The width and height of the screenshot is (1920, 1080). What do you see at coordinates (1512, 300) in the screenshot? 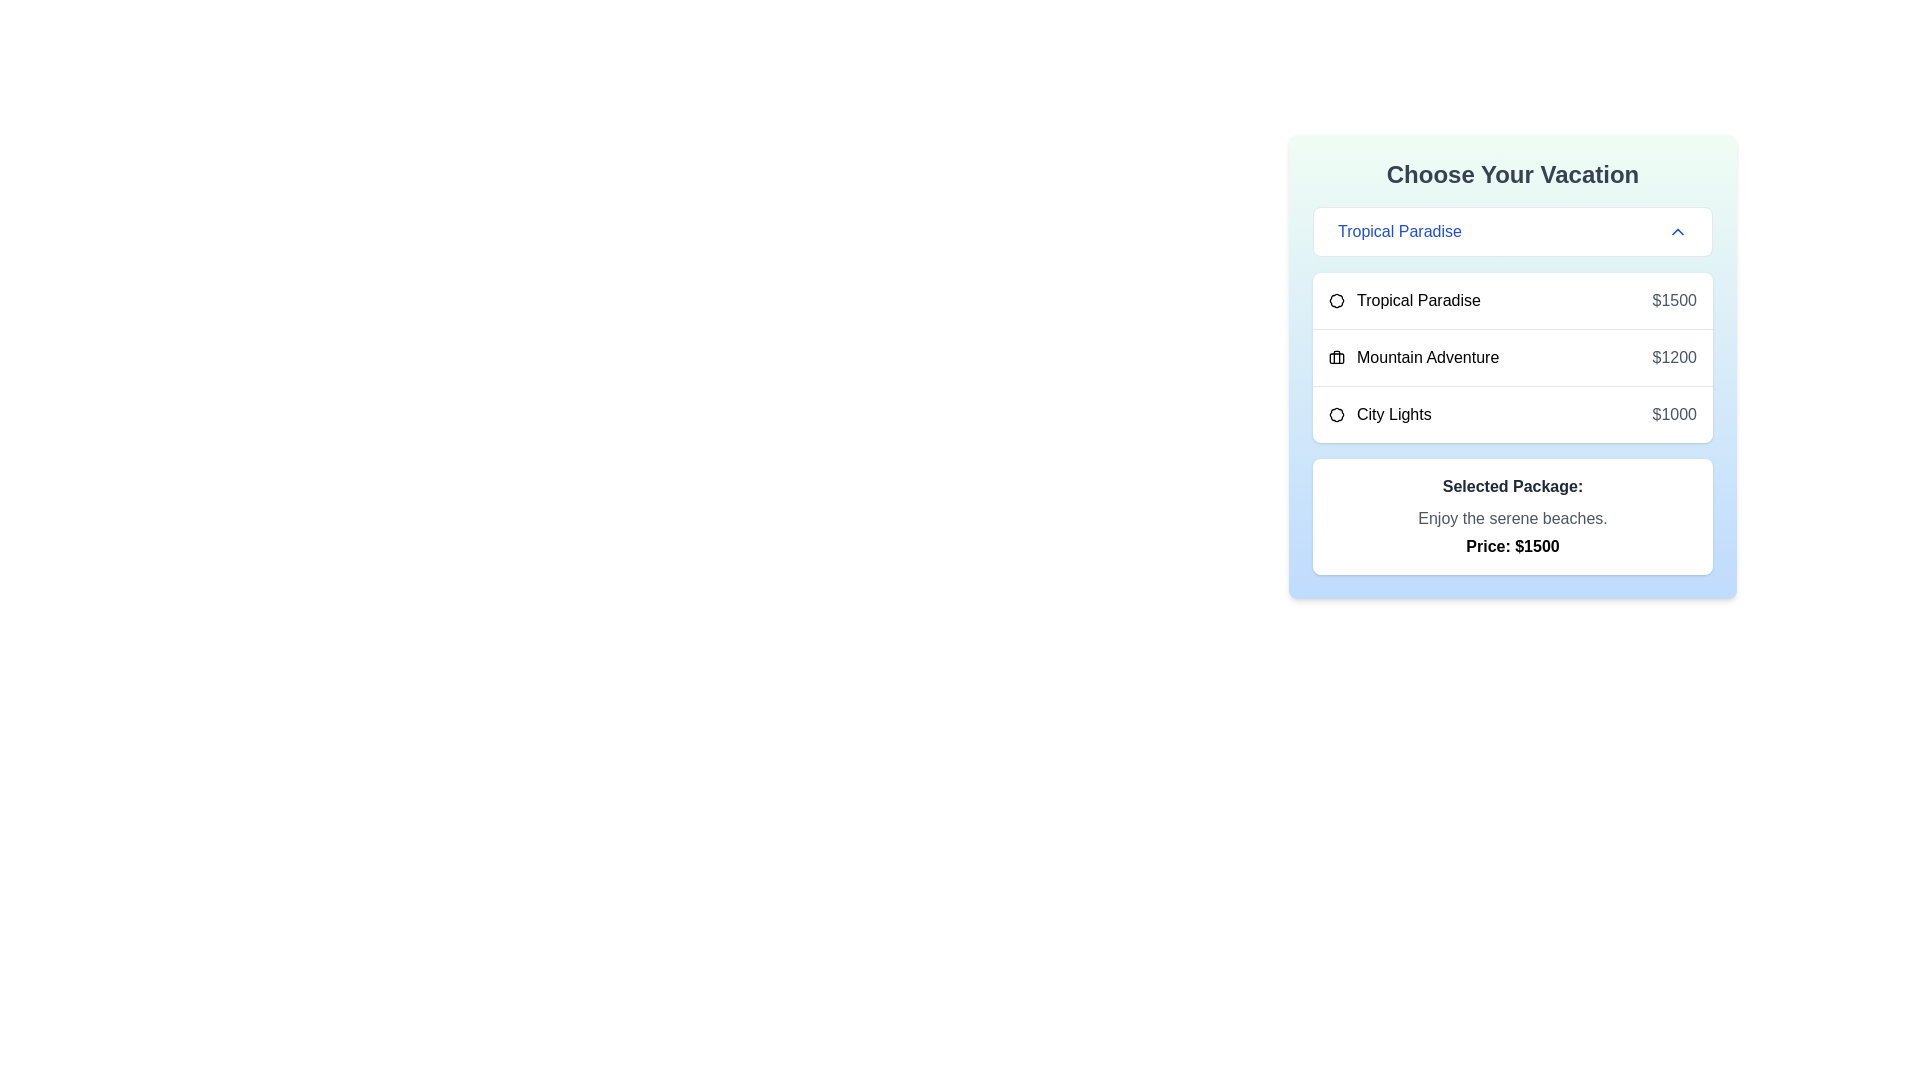
I see `the List Item element displaying 'Tropical Paradise'` at bounding box center [1512, 300].